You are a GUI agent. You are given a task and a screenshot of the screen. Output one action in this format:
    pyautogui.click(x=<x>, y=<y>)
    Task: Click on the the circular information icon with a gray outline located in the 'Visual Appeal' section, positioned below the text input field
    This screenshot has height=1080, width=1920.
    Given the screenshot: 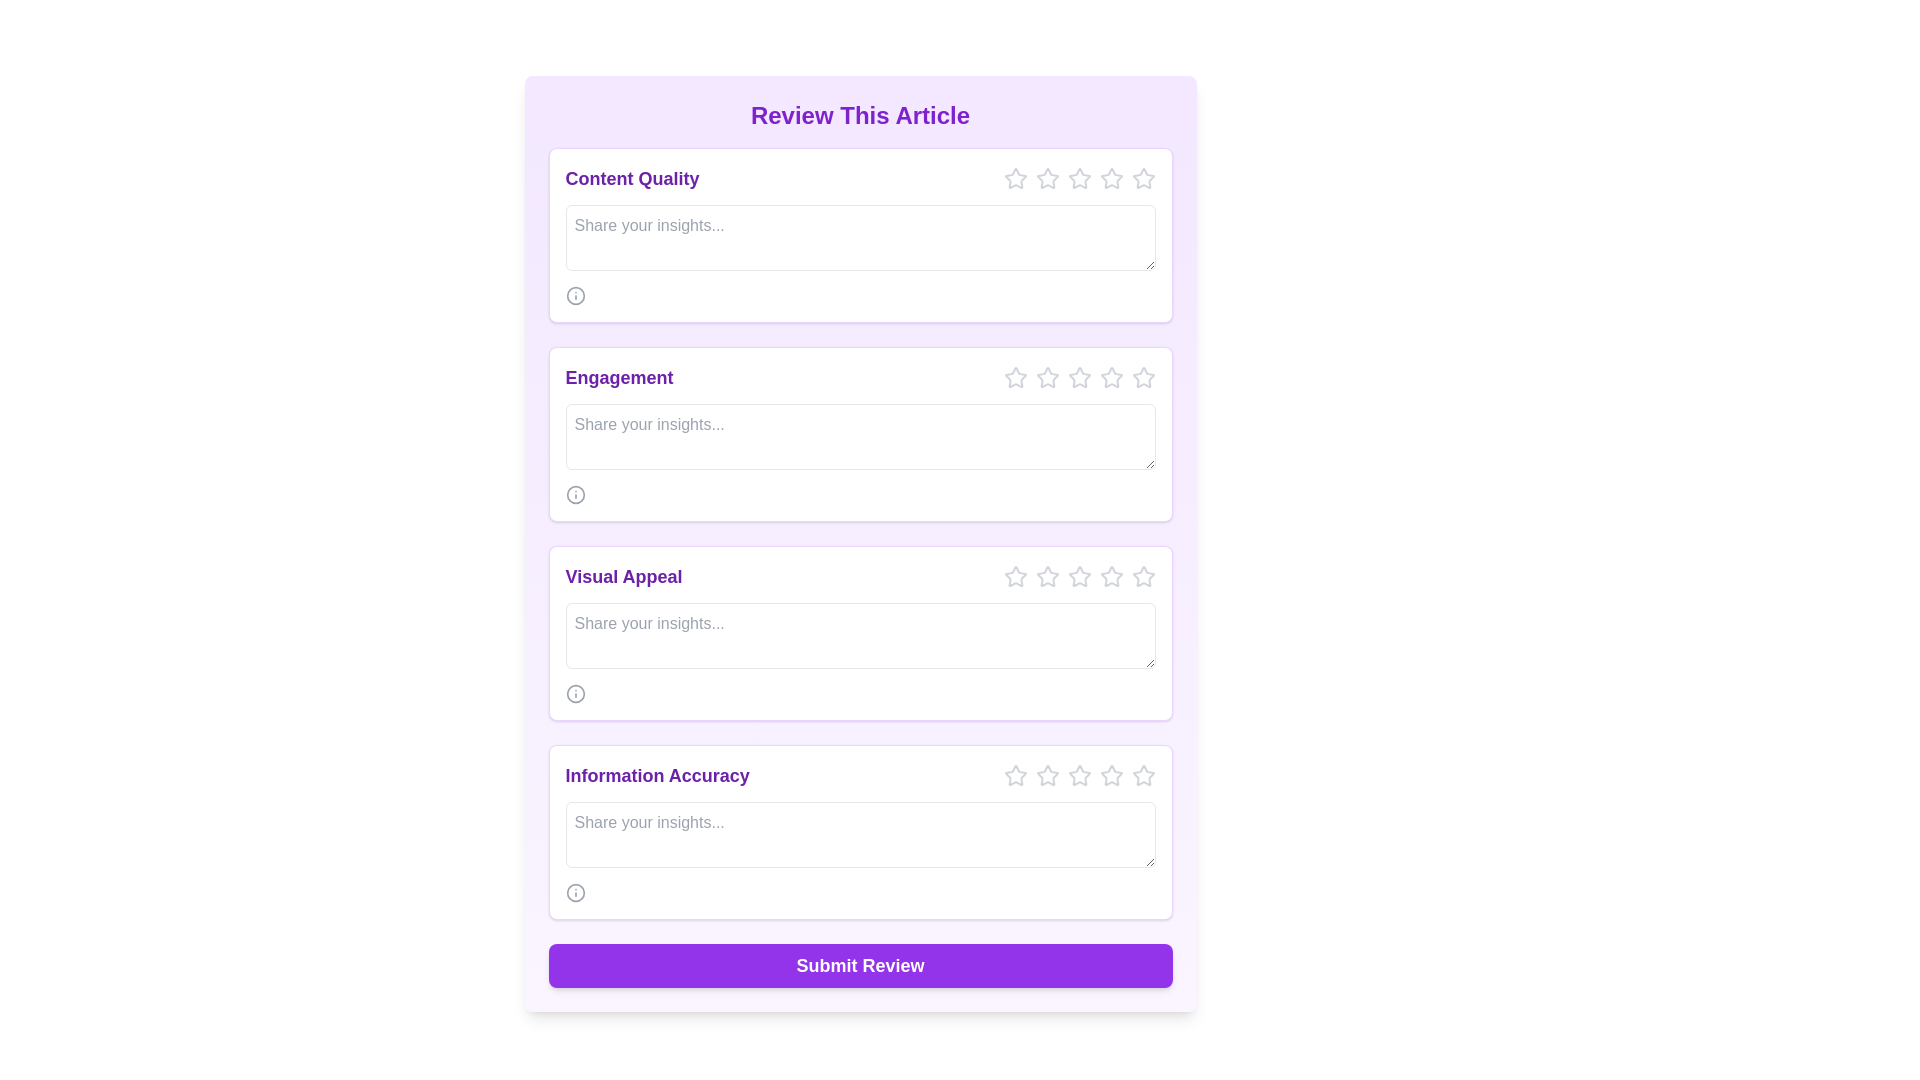 What is the action you would take?
    pyautogui.click(x=574, y=693)
    